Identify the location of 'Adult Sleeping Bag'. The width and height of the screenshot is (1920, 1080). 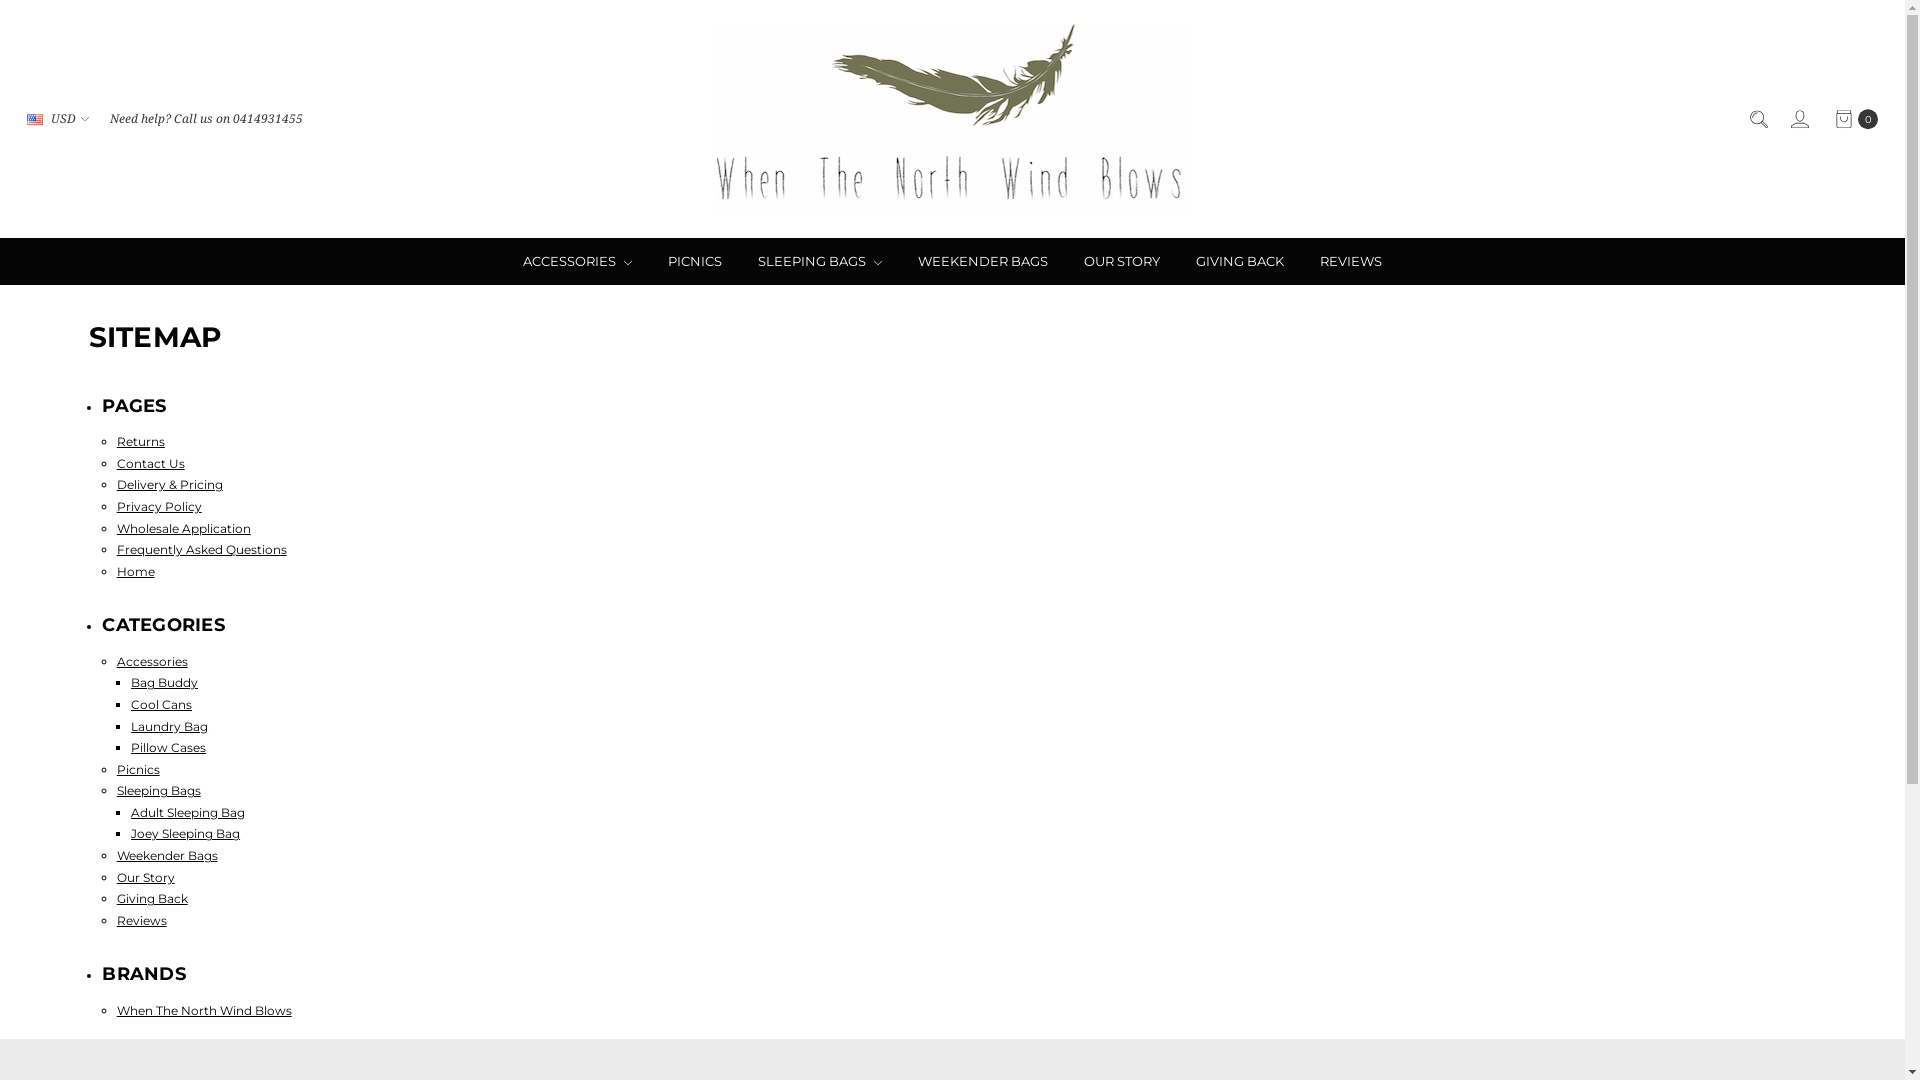
(187, 812).